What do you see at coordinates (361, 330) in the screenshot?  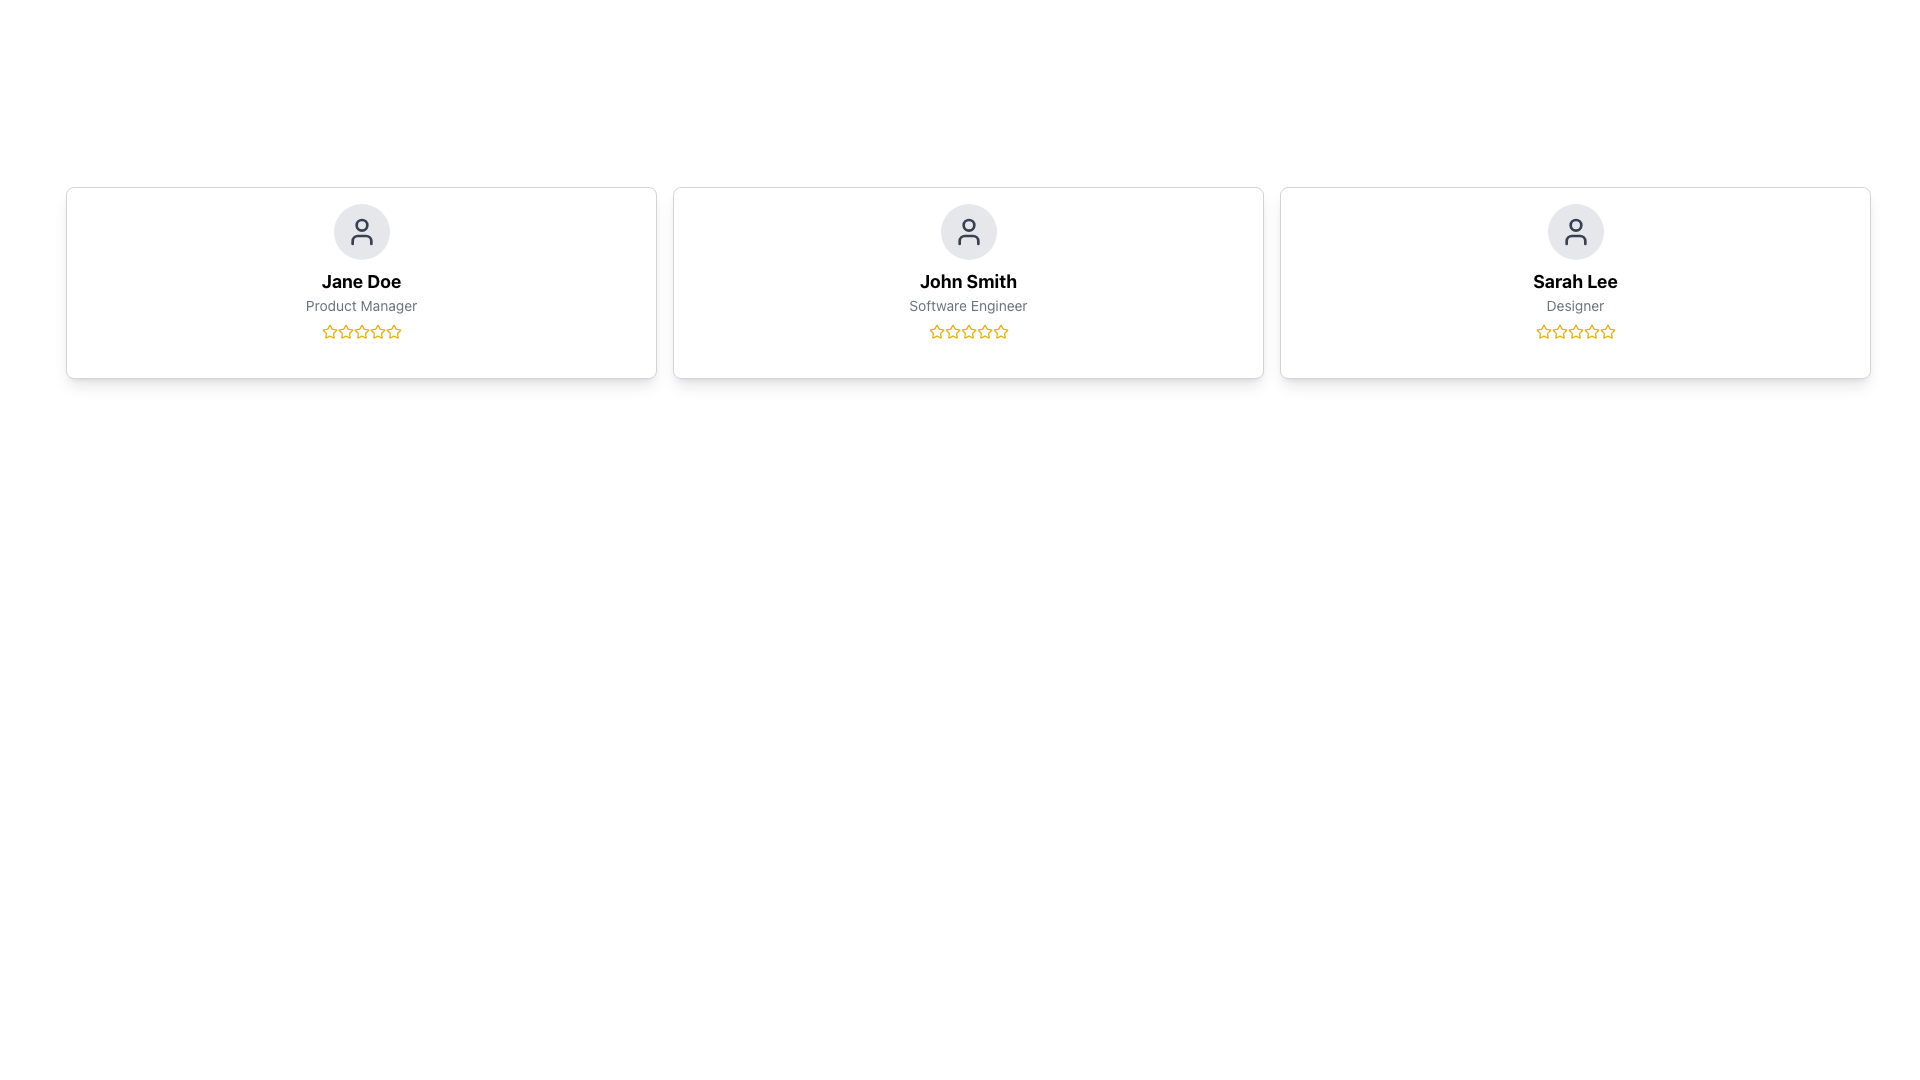 I see `the third star in the rating component of Jane Doe's card` at bounding box center [361, 330].